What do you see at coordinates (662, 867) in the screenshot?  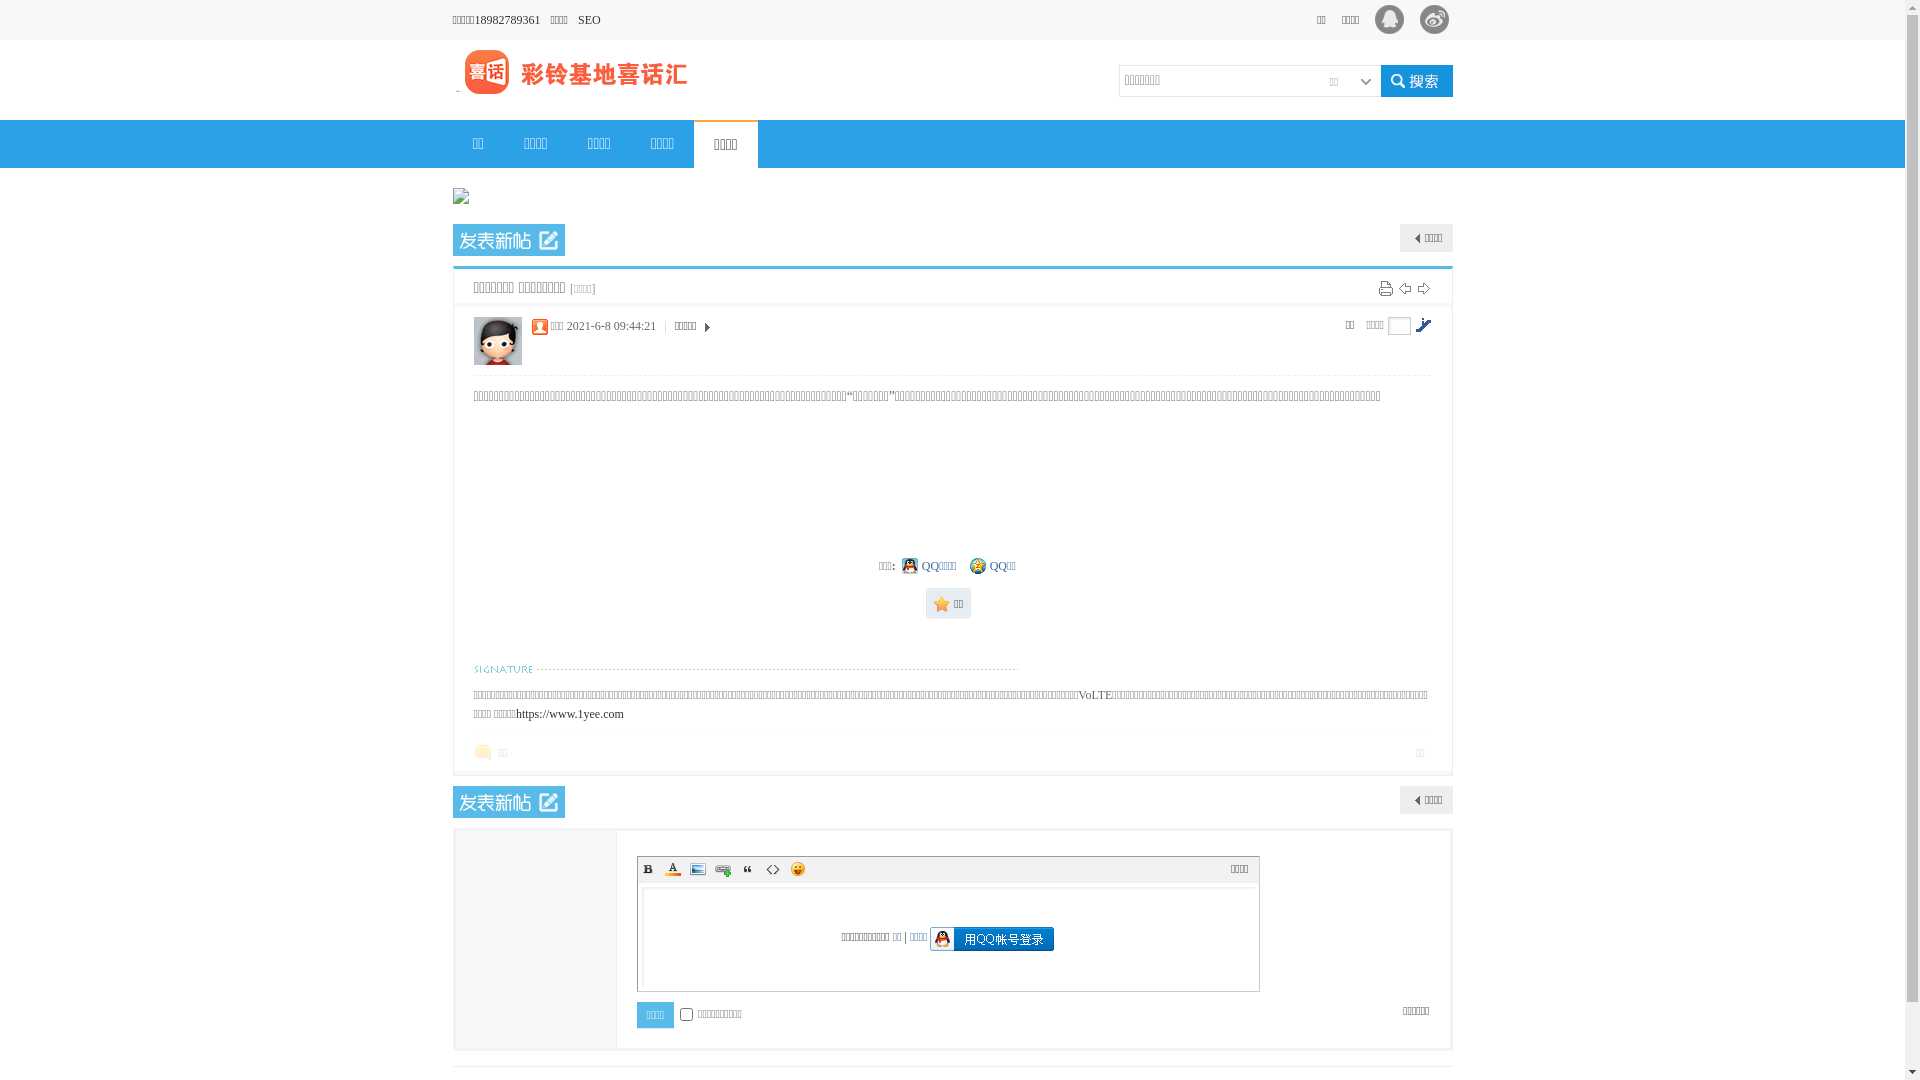 I see `'Color'` at bounding box center [662, 867].